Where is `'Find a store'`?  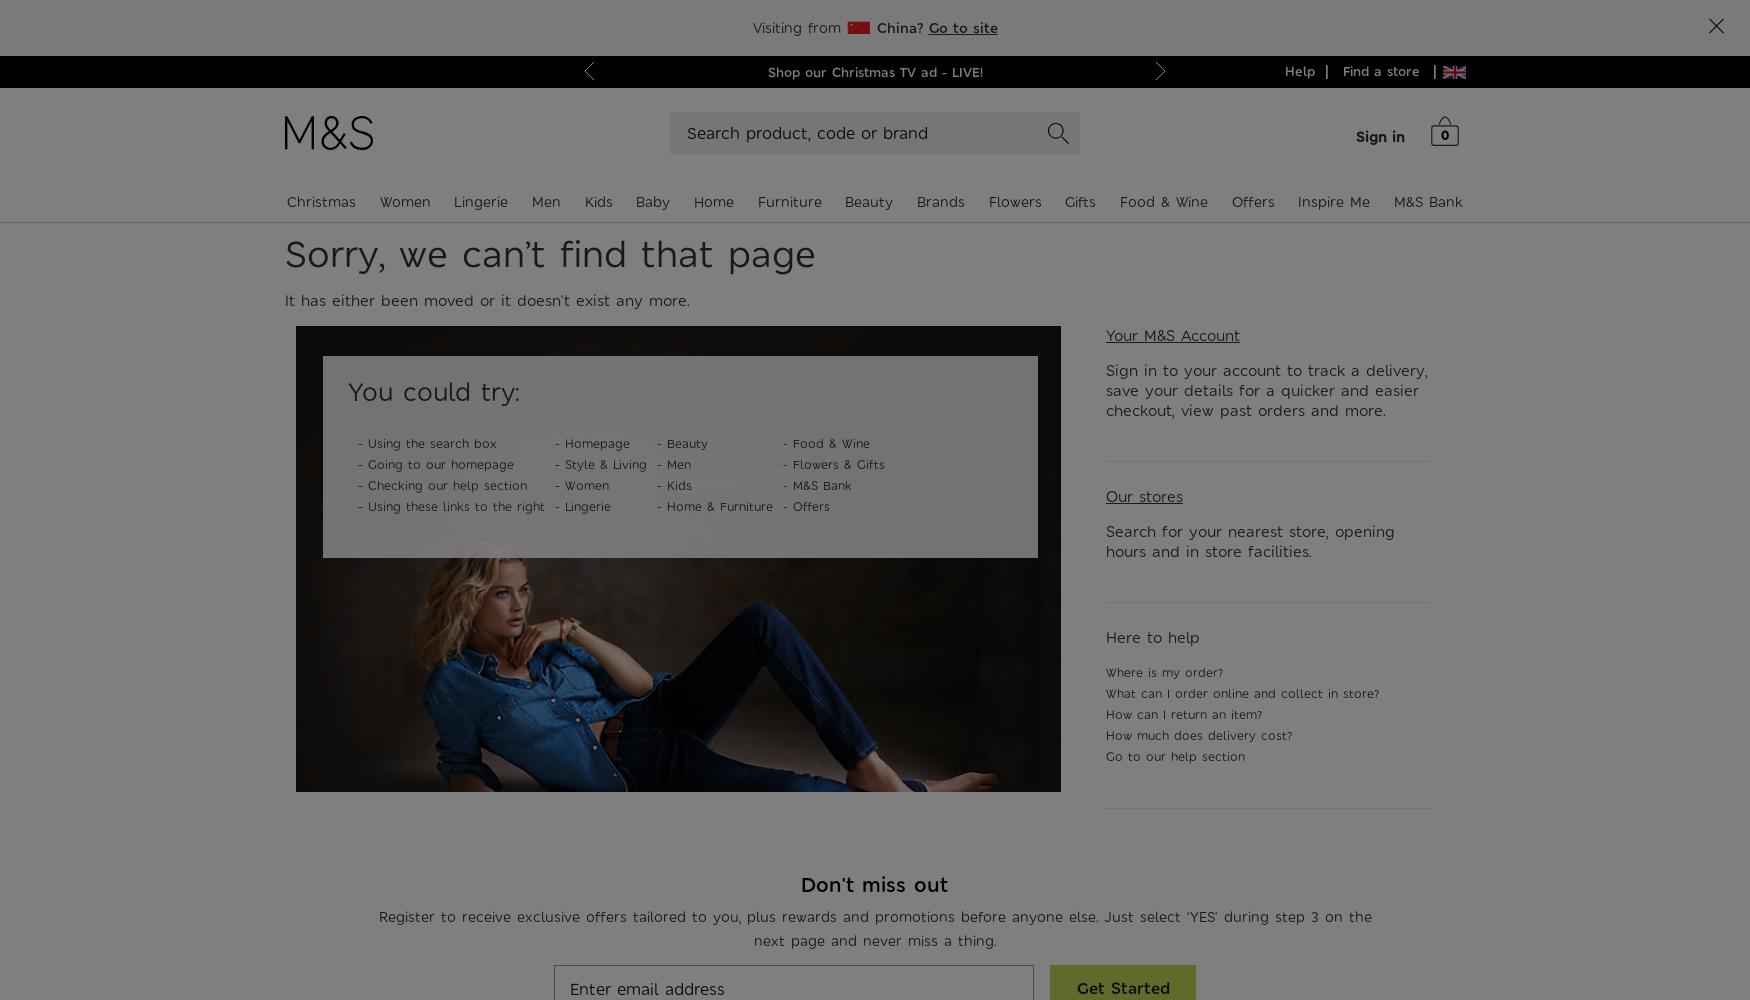 'Find a store' is located at coordinates (1379, 70).